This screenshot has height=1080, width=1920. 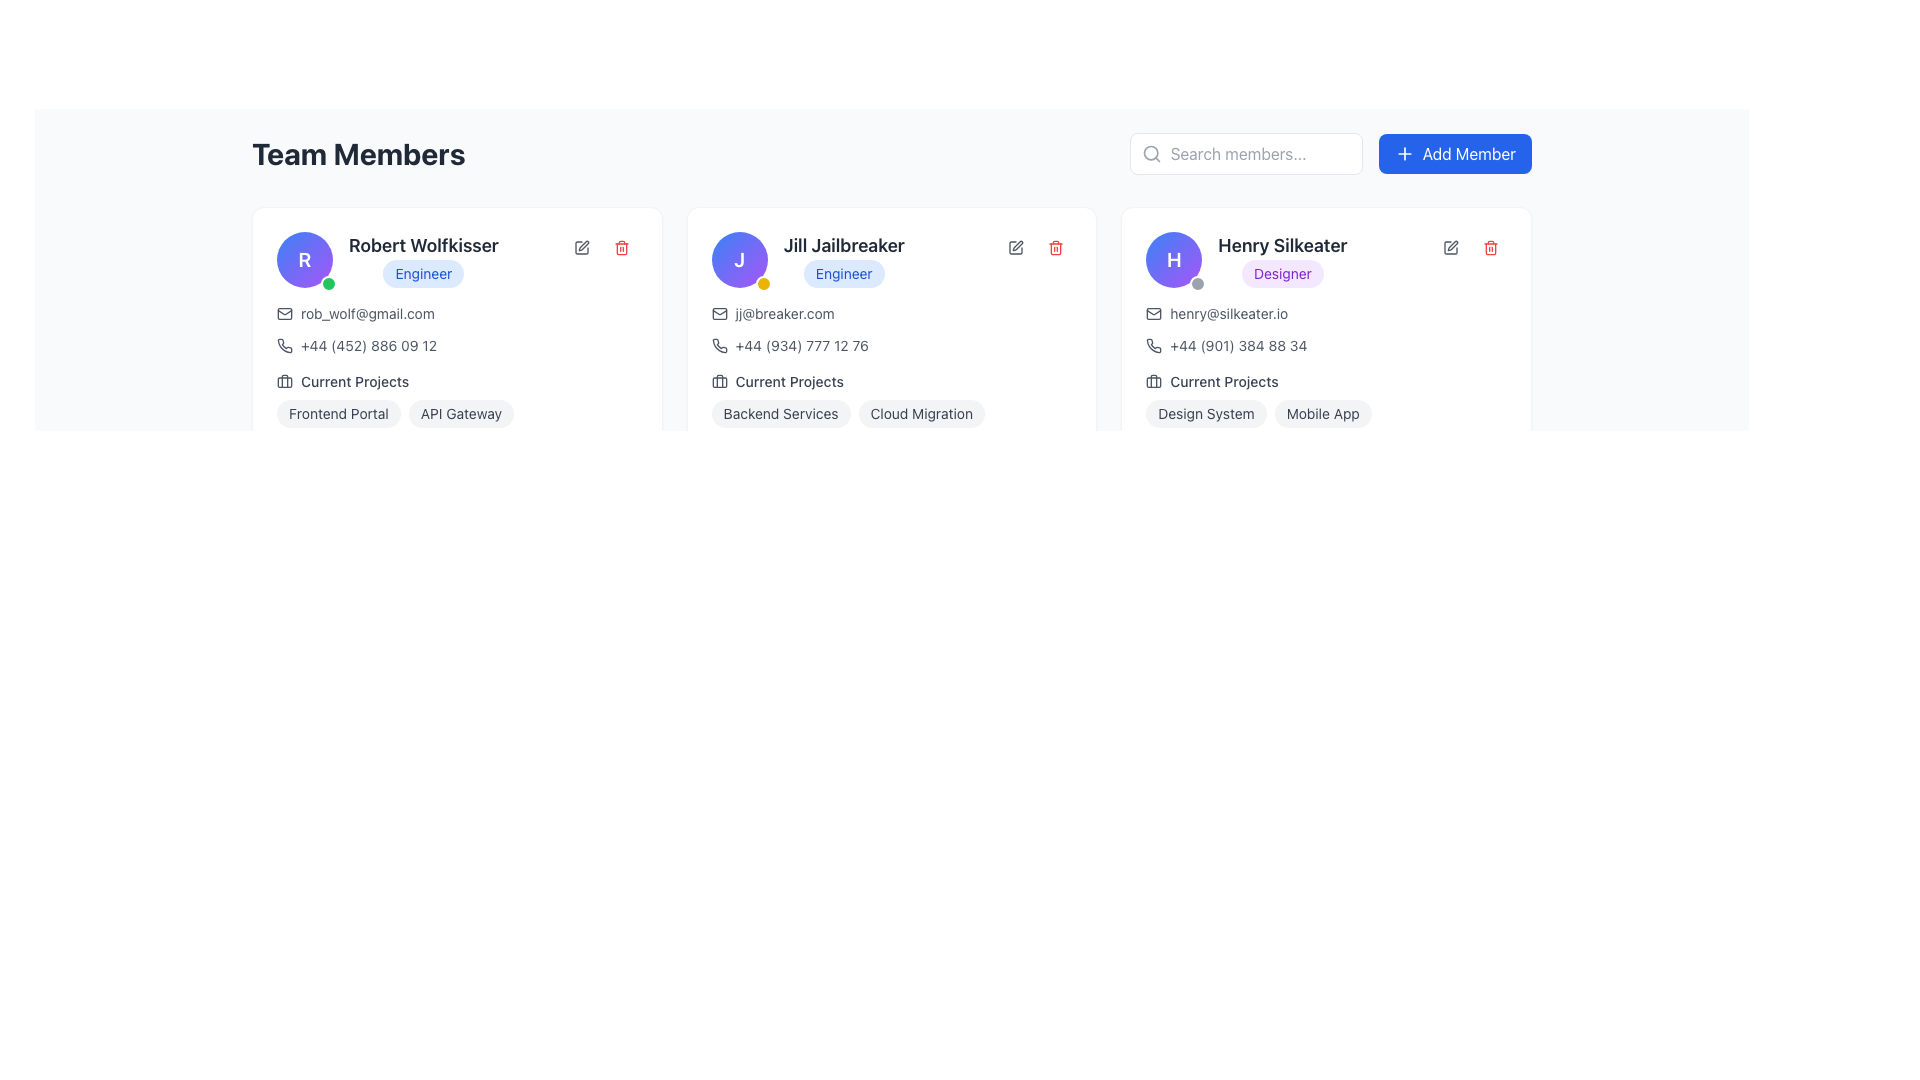 What do you see at coordinates (719, 345) in the screenshot?
I see `the visual association of the phone contact icon located in the second card under the 'Team Members' header, adjacent to the email address` at bounding box center [719, 345].